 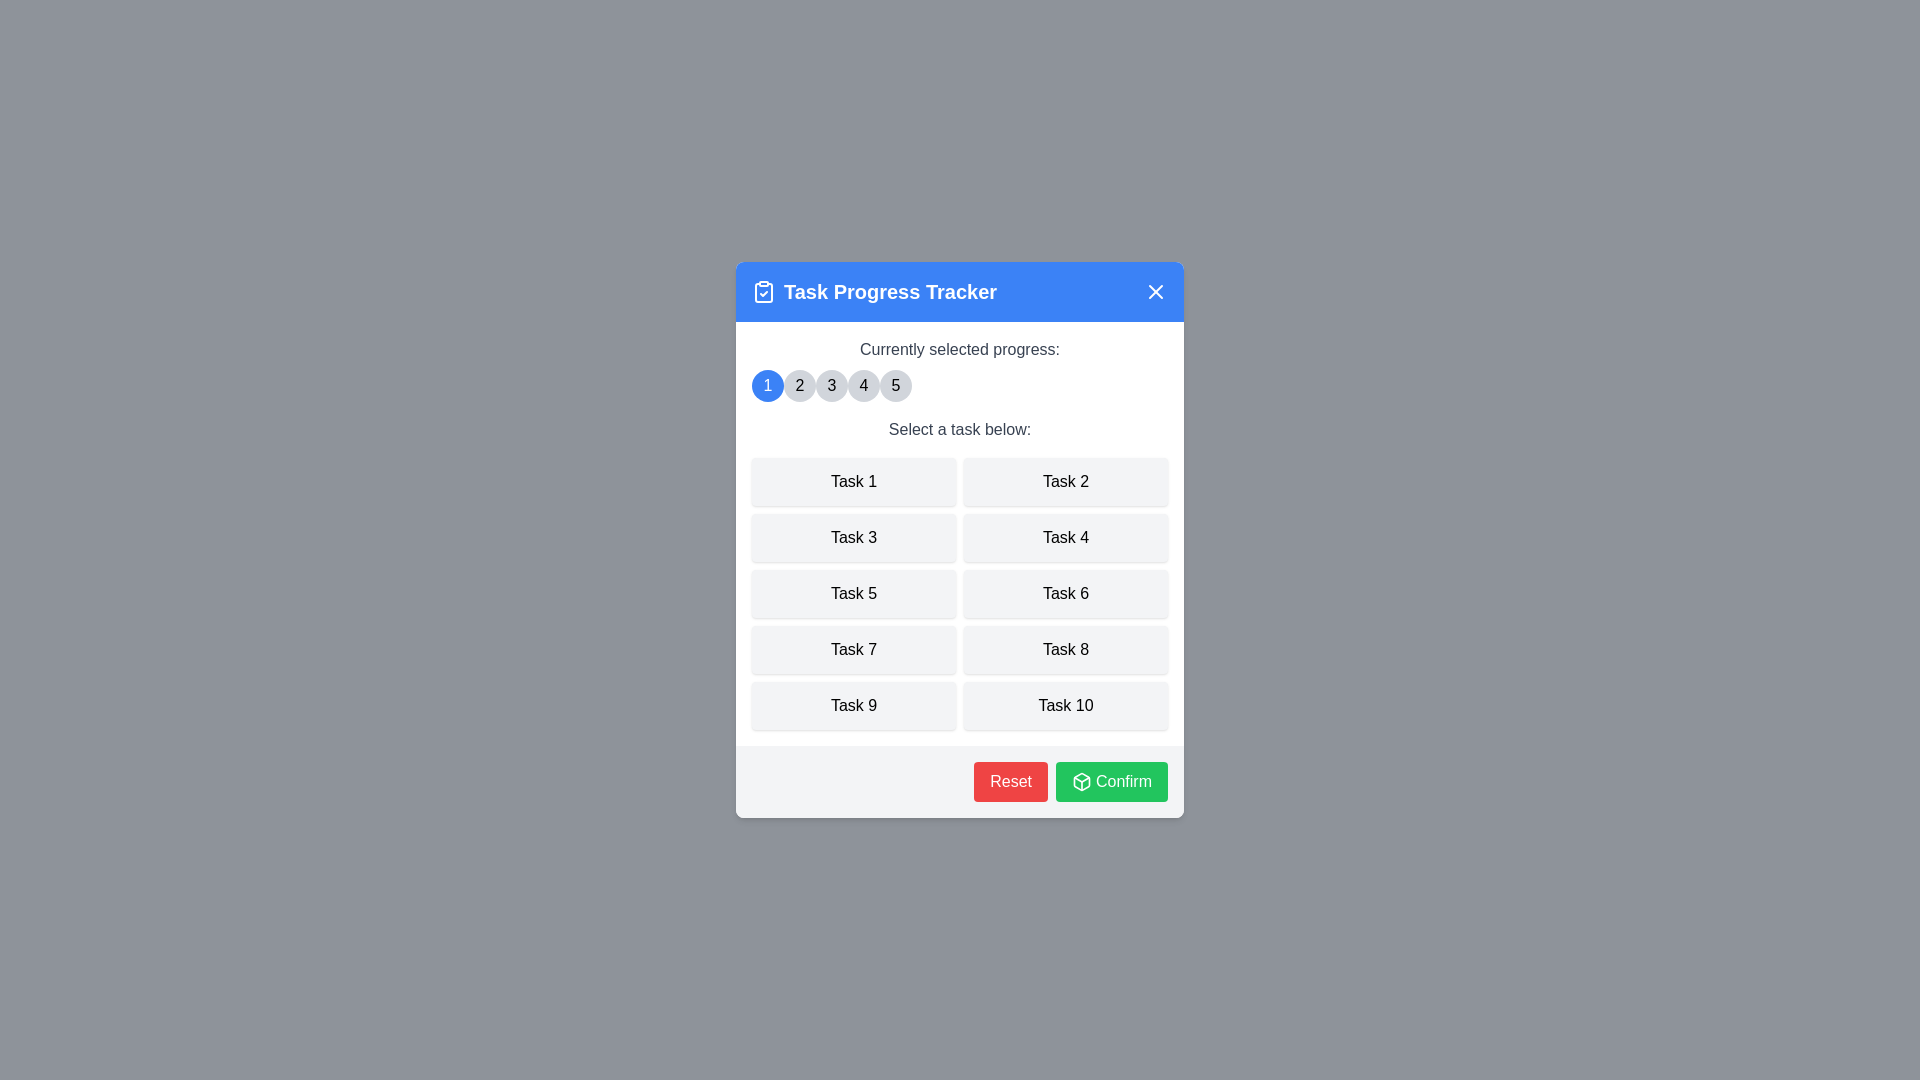 What do you see at coordinates (1011, 781) in the screenshot?
I see `the 'Reset' button to reset the progress to the initial state` at bounding box center [1011, 781].